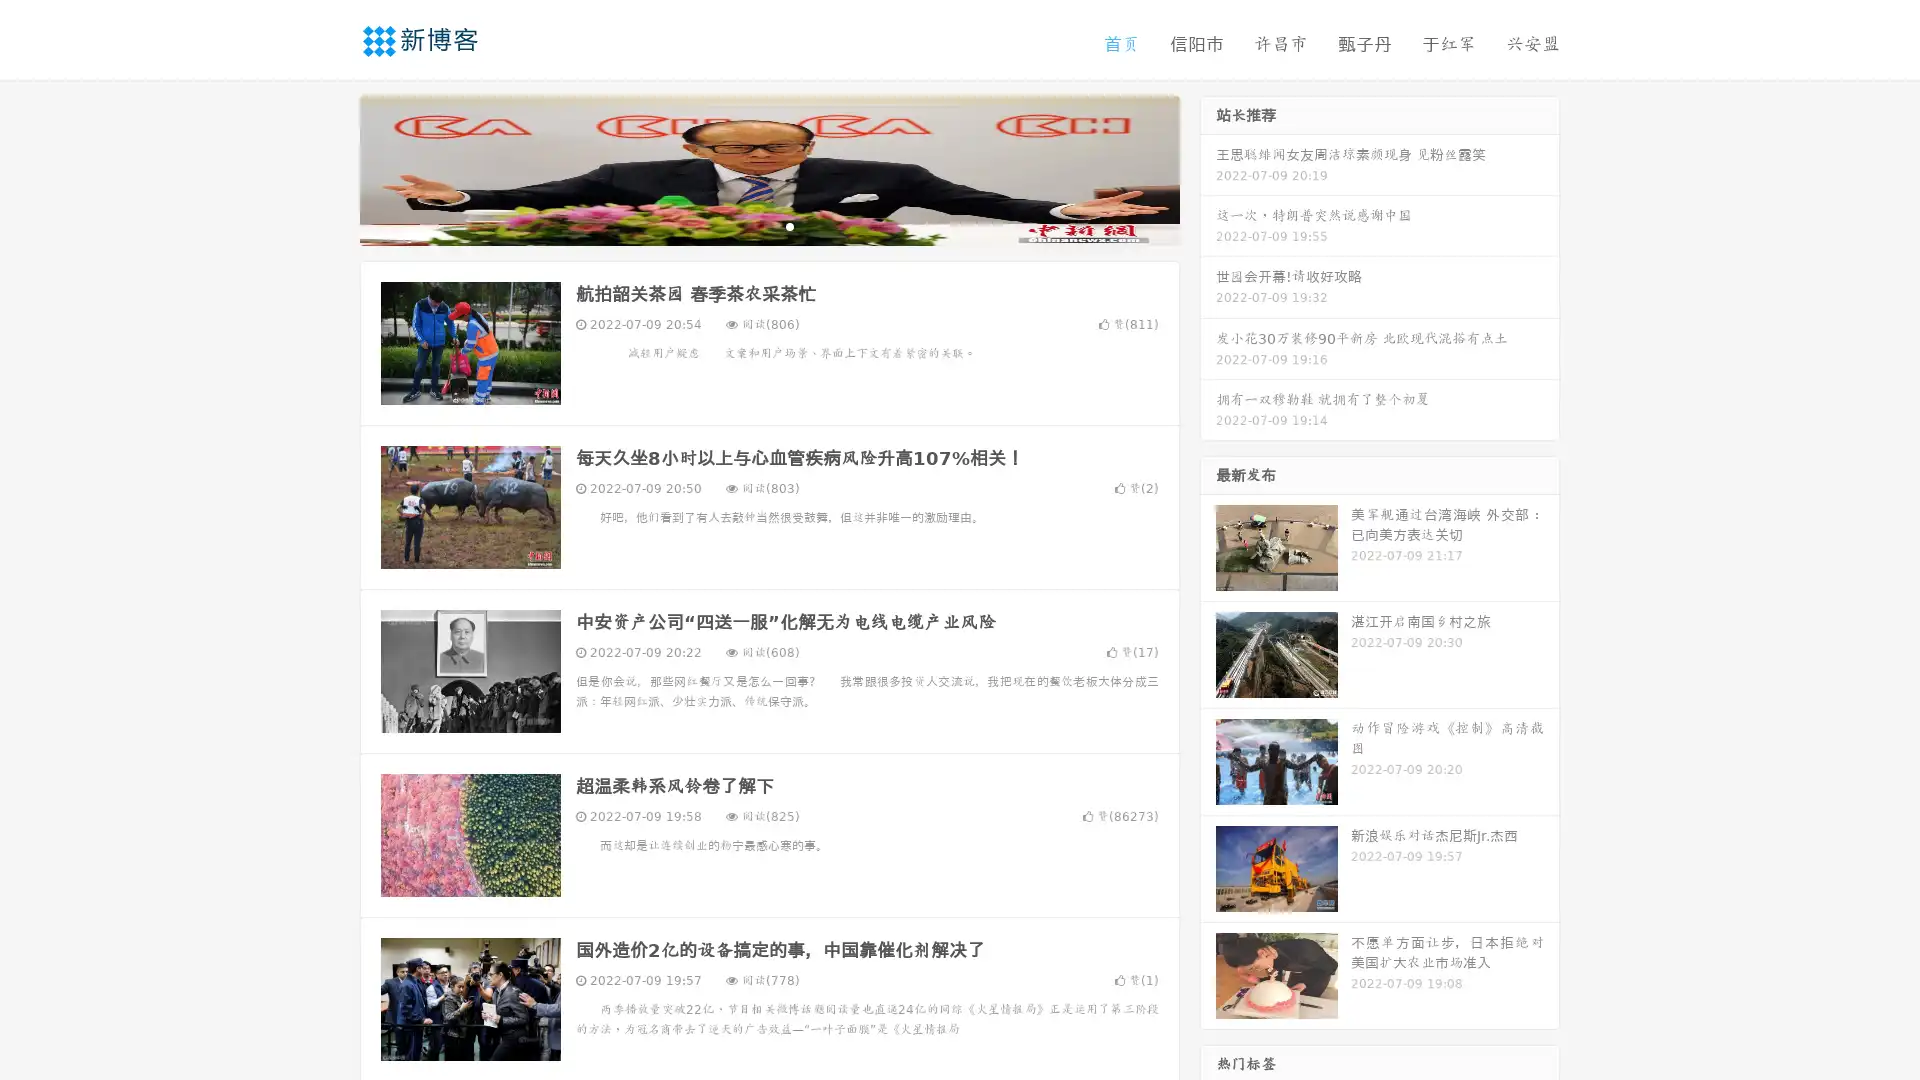 This screenshot has height=1080, width=1920. I want to click on Go to slide 2, so click(768, 225).